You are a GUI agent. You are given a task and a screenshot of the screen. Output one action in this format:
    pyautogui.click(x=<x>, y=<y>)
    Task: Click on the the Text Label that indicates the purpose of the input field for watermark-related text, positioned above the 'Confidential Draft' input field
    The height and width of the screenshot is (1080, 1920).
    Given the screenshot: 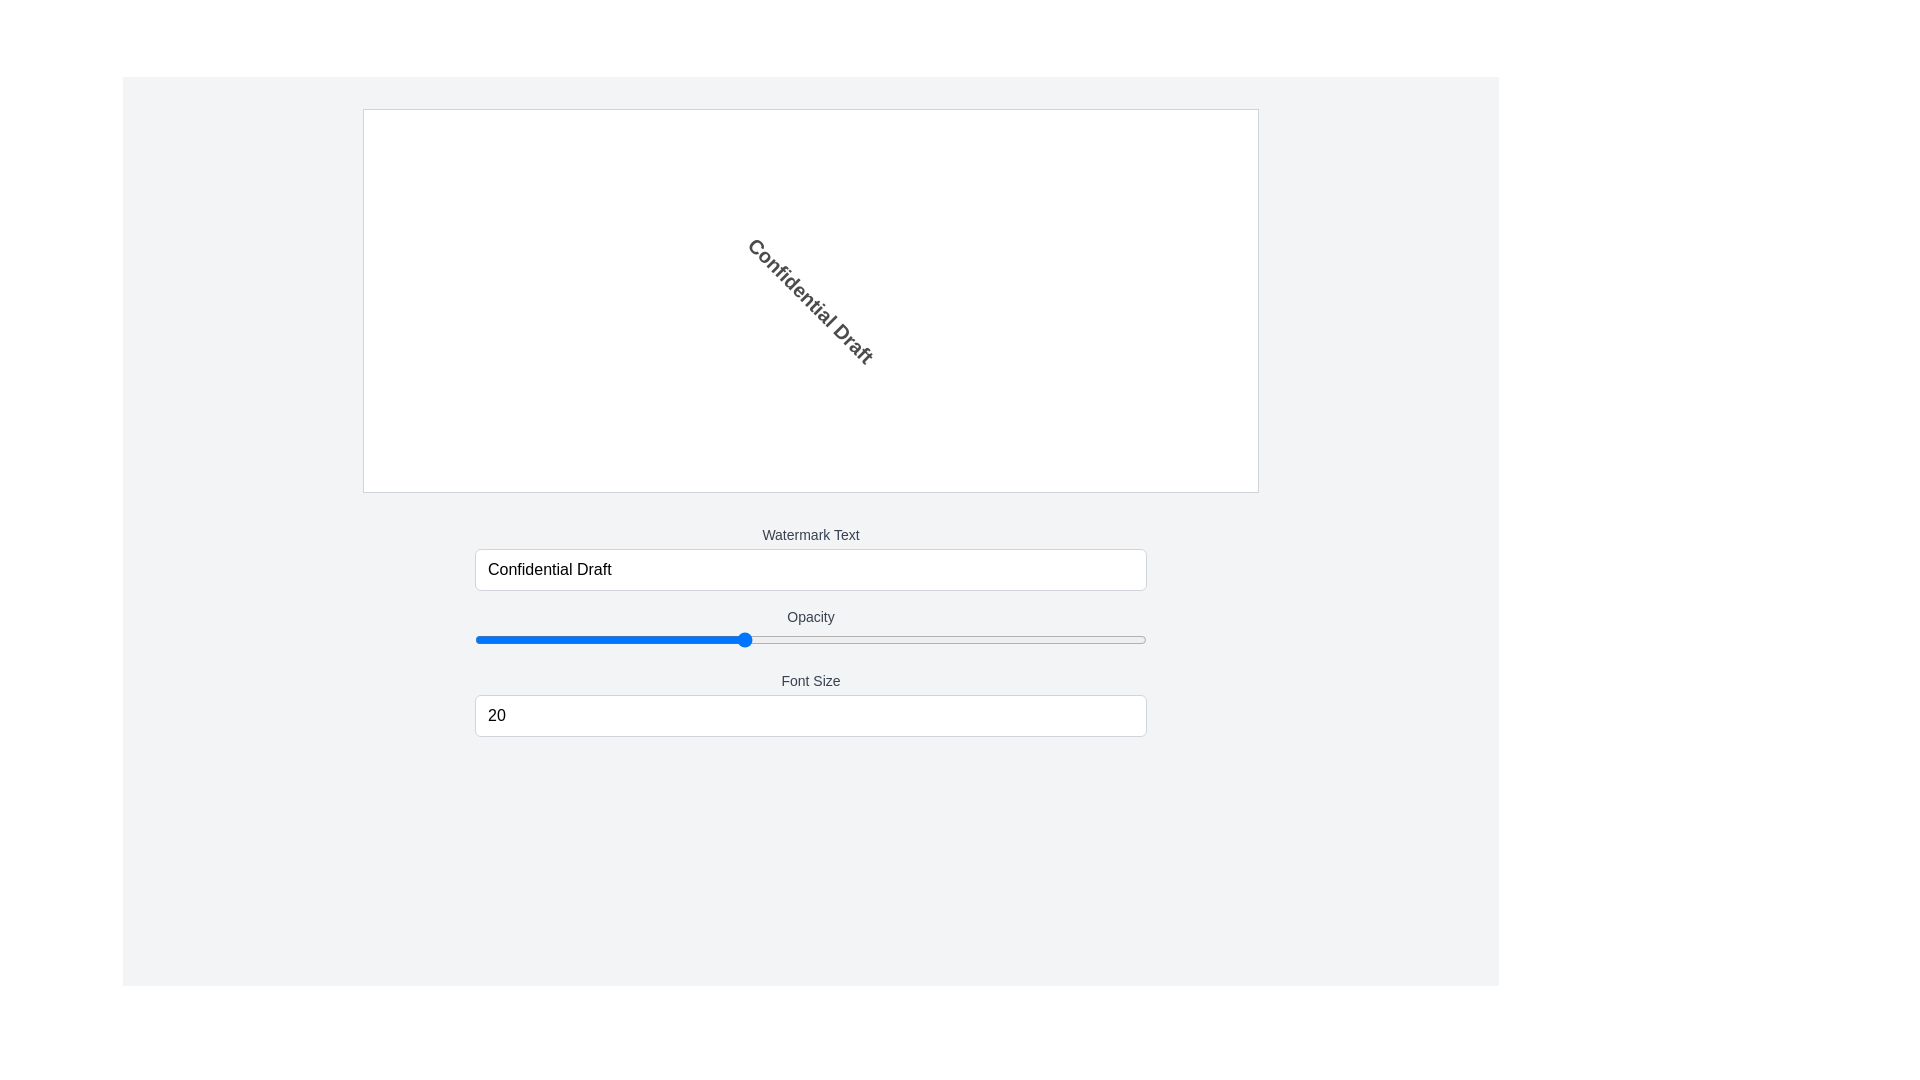 What is the action you would take?
    pyautogui.click(x=811, y=534)
    